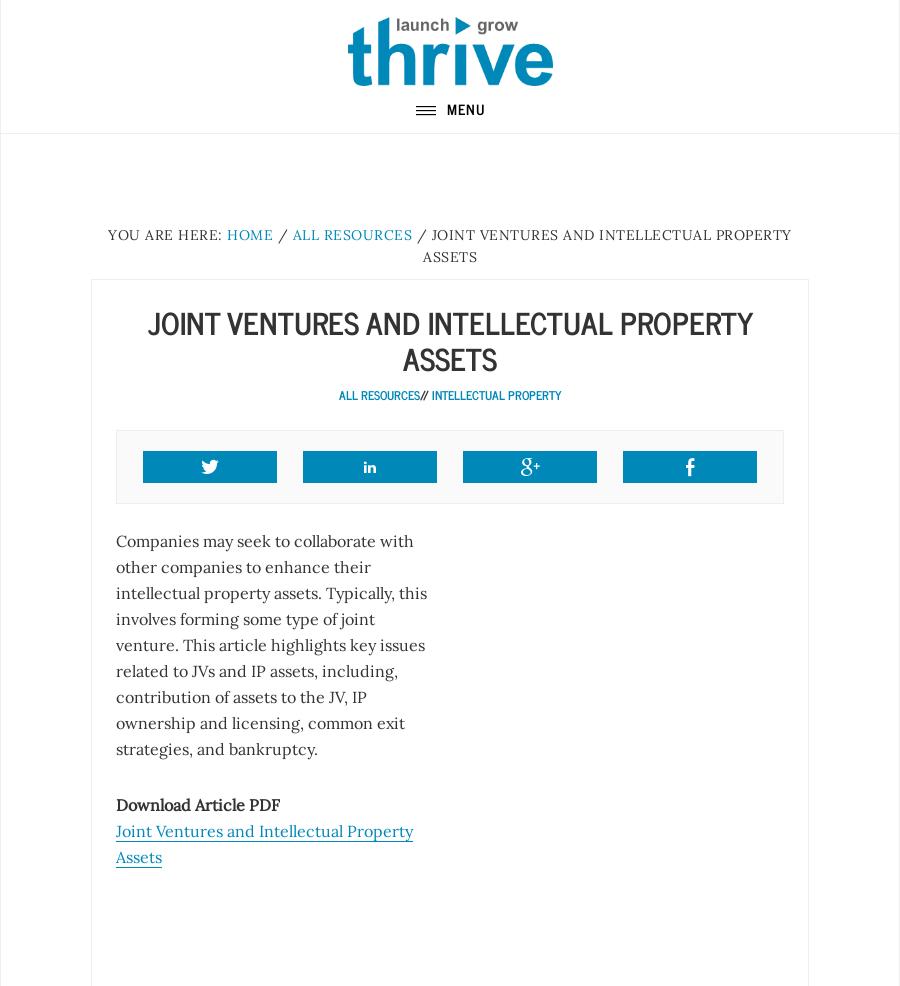 The height and width of the screenshot is (986, 900). What do you see at coordinates (197, 804) in the screenshot?
I see `'Download Article PDF'` at bounding box center [197, 804].